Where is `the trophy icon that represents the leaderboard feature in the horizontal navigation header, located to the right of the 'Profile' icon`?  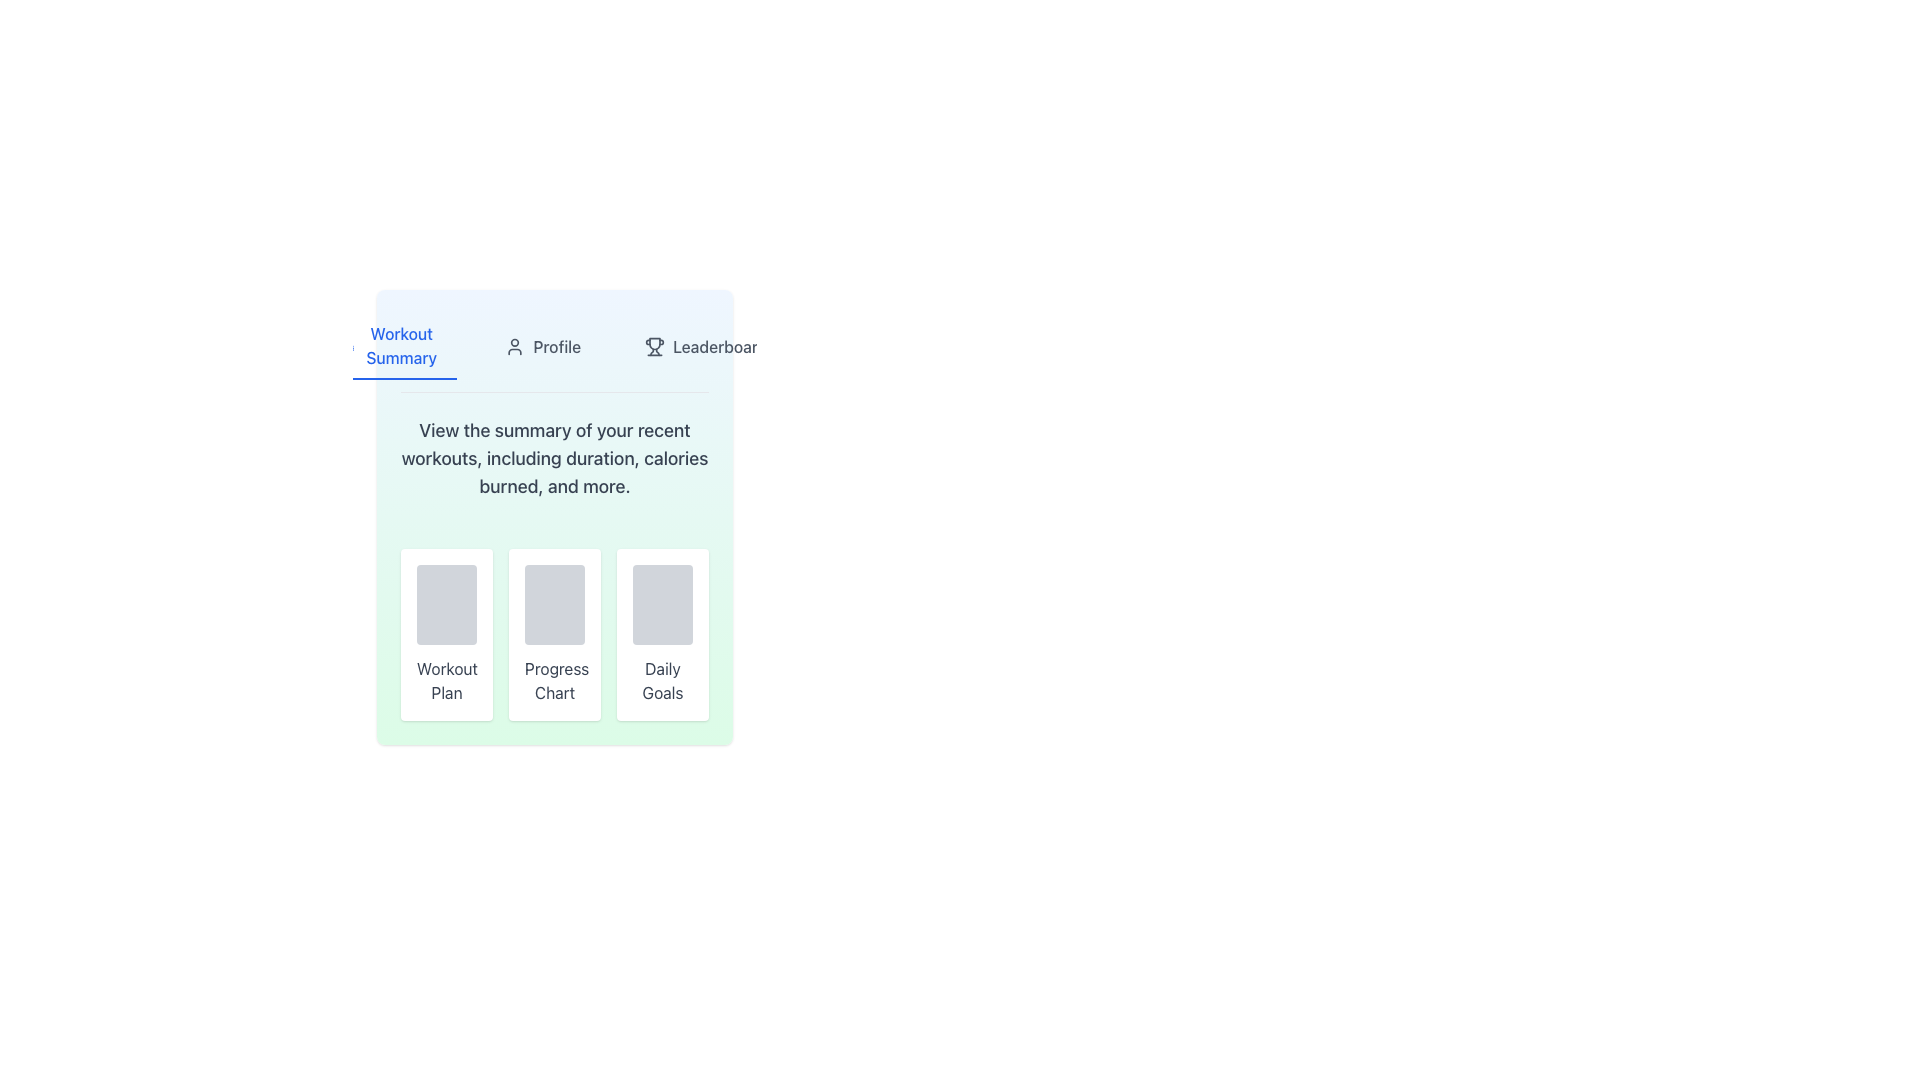 the trophy icon that represents the leaderboard feature in the horizontal navigation header, located to the right of the 'Profile' icon is located at coordinates (655, 343).